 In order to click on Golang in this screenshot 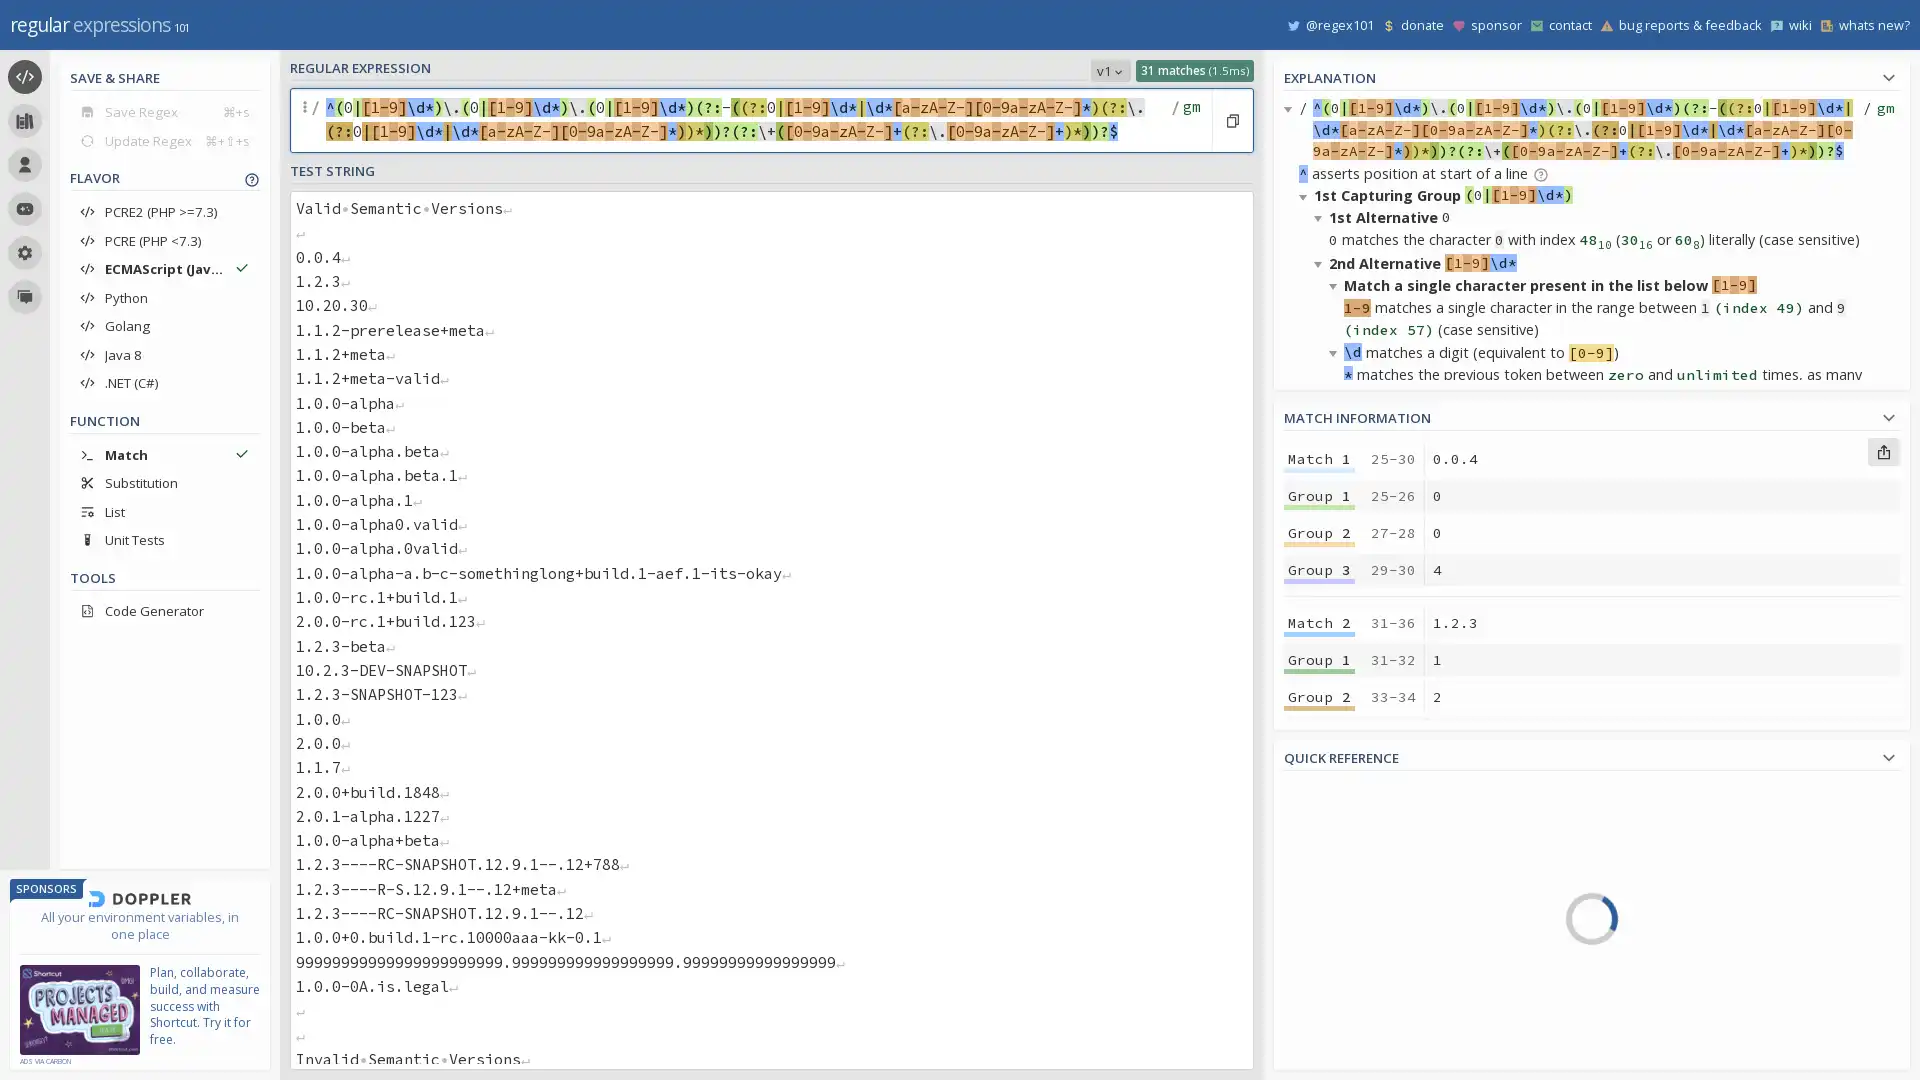, I will do `click(164, 325)`.